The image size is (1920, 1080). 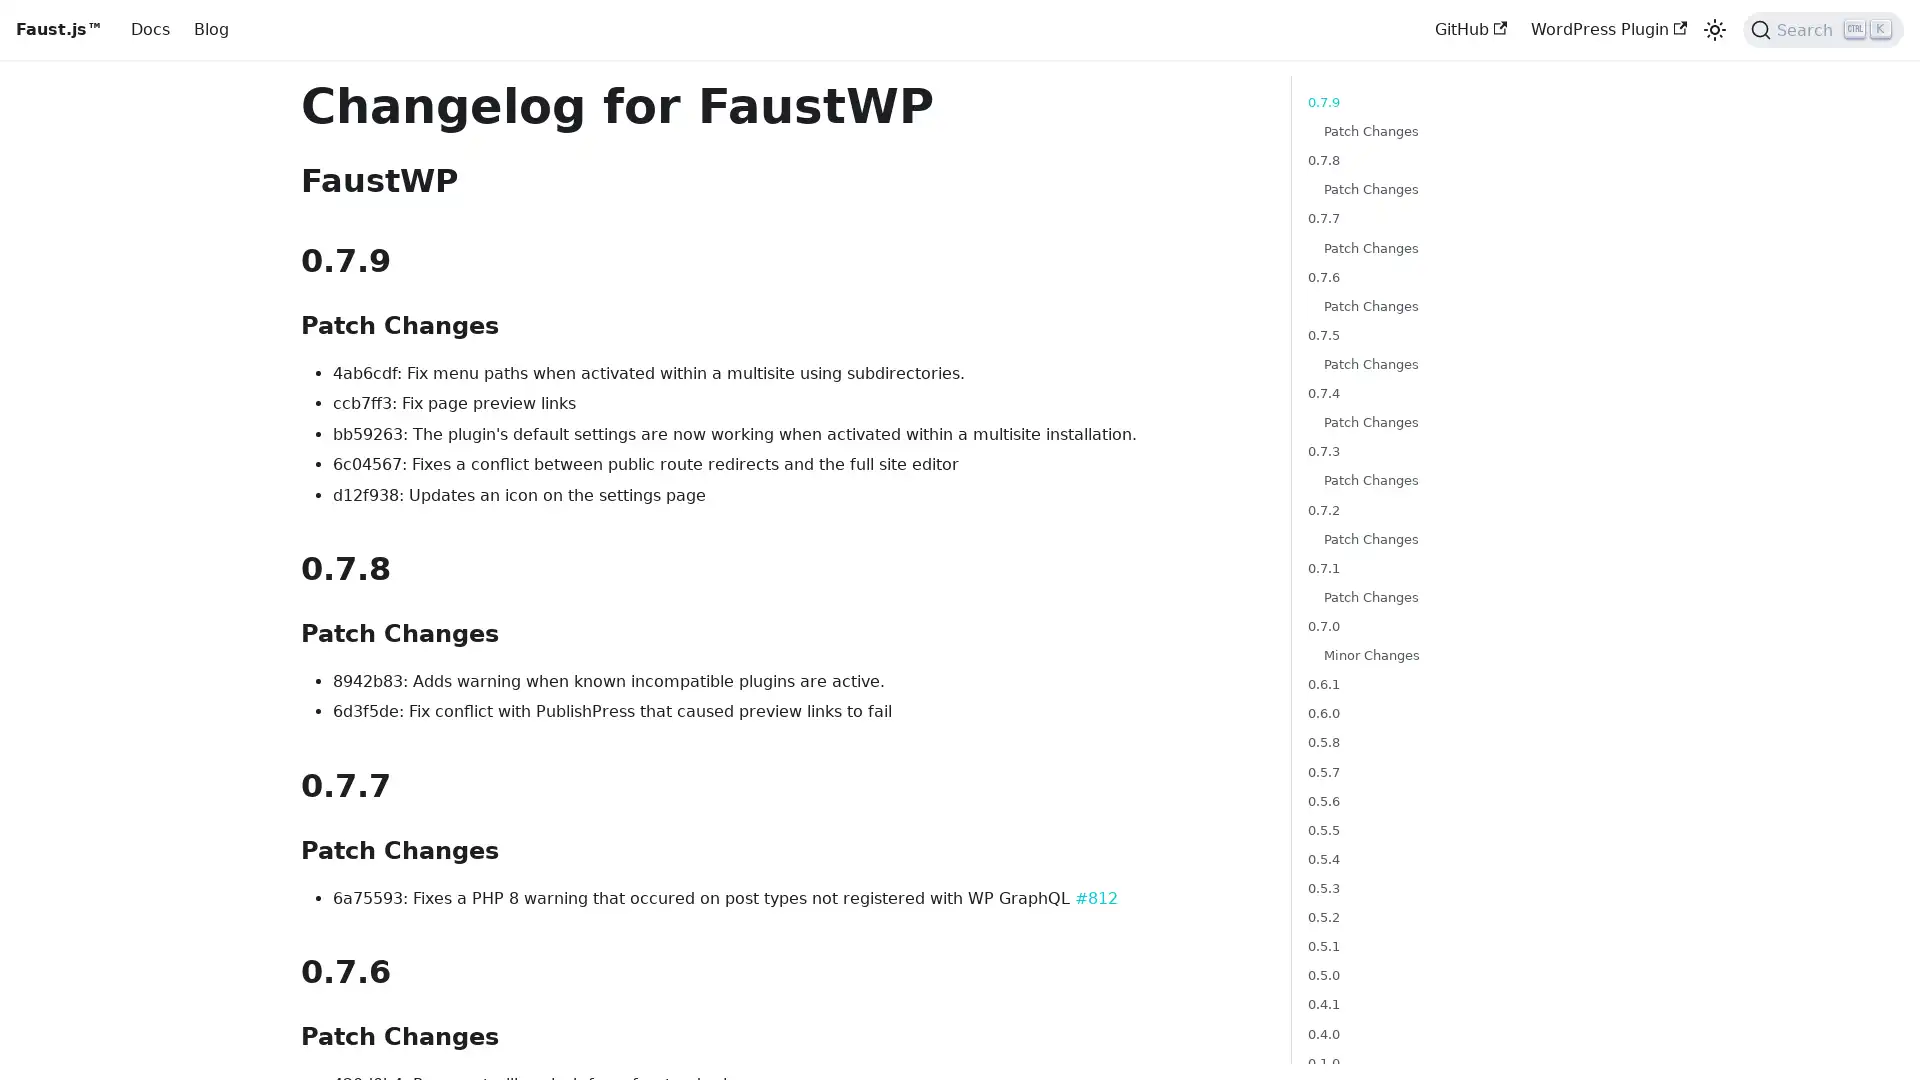 What do you see at coordinates (1823, 30) in the screenshot?
I see `Search` at bounding box center [1823, 30].